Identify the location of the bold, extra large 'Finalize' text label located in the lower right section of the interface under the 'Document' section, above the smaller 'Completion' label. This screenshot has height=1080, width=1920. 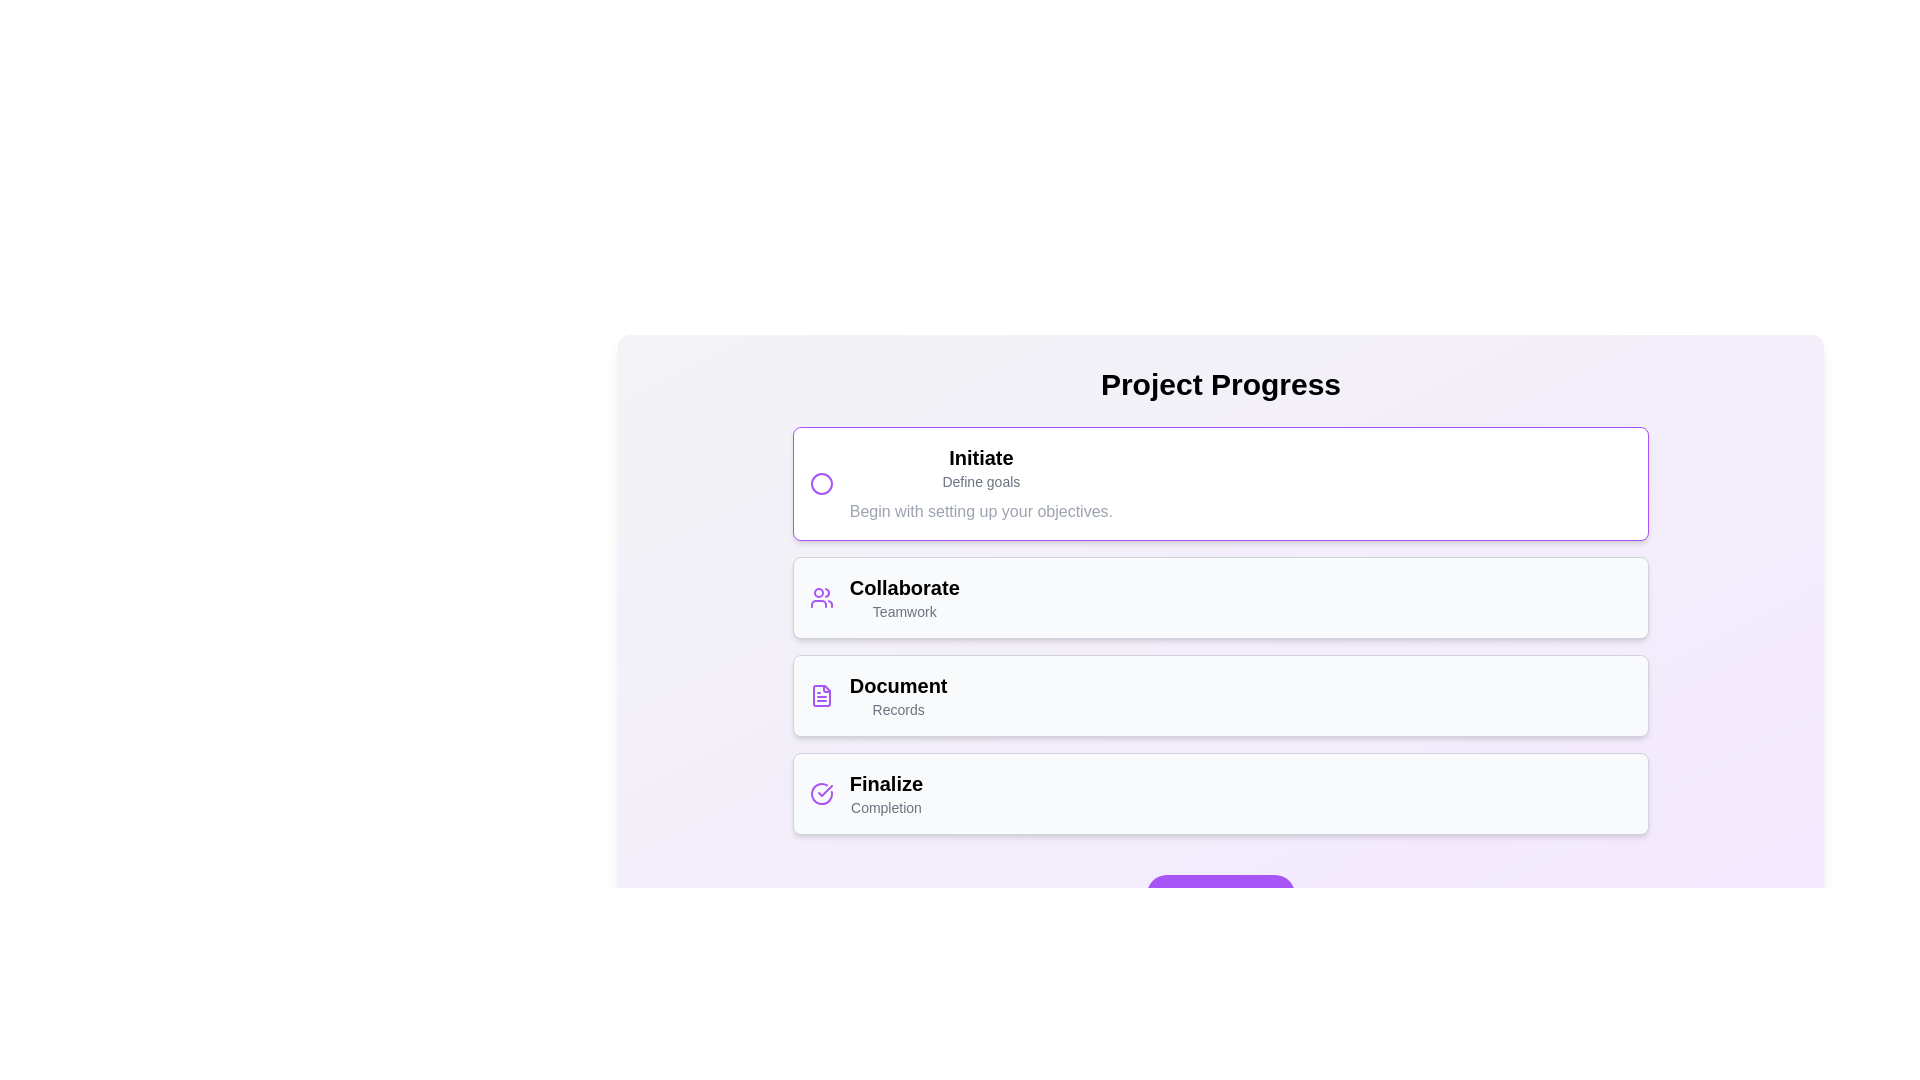
(885, 782).